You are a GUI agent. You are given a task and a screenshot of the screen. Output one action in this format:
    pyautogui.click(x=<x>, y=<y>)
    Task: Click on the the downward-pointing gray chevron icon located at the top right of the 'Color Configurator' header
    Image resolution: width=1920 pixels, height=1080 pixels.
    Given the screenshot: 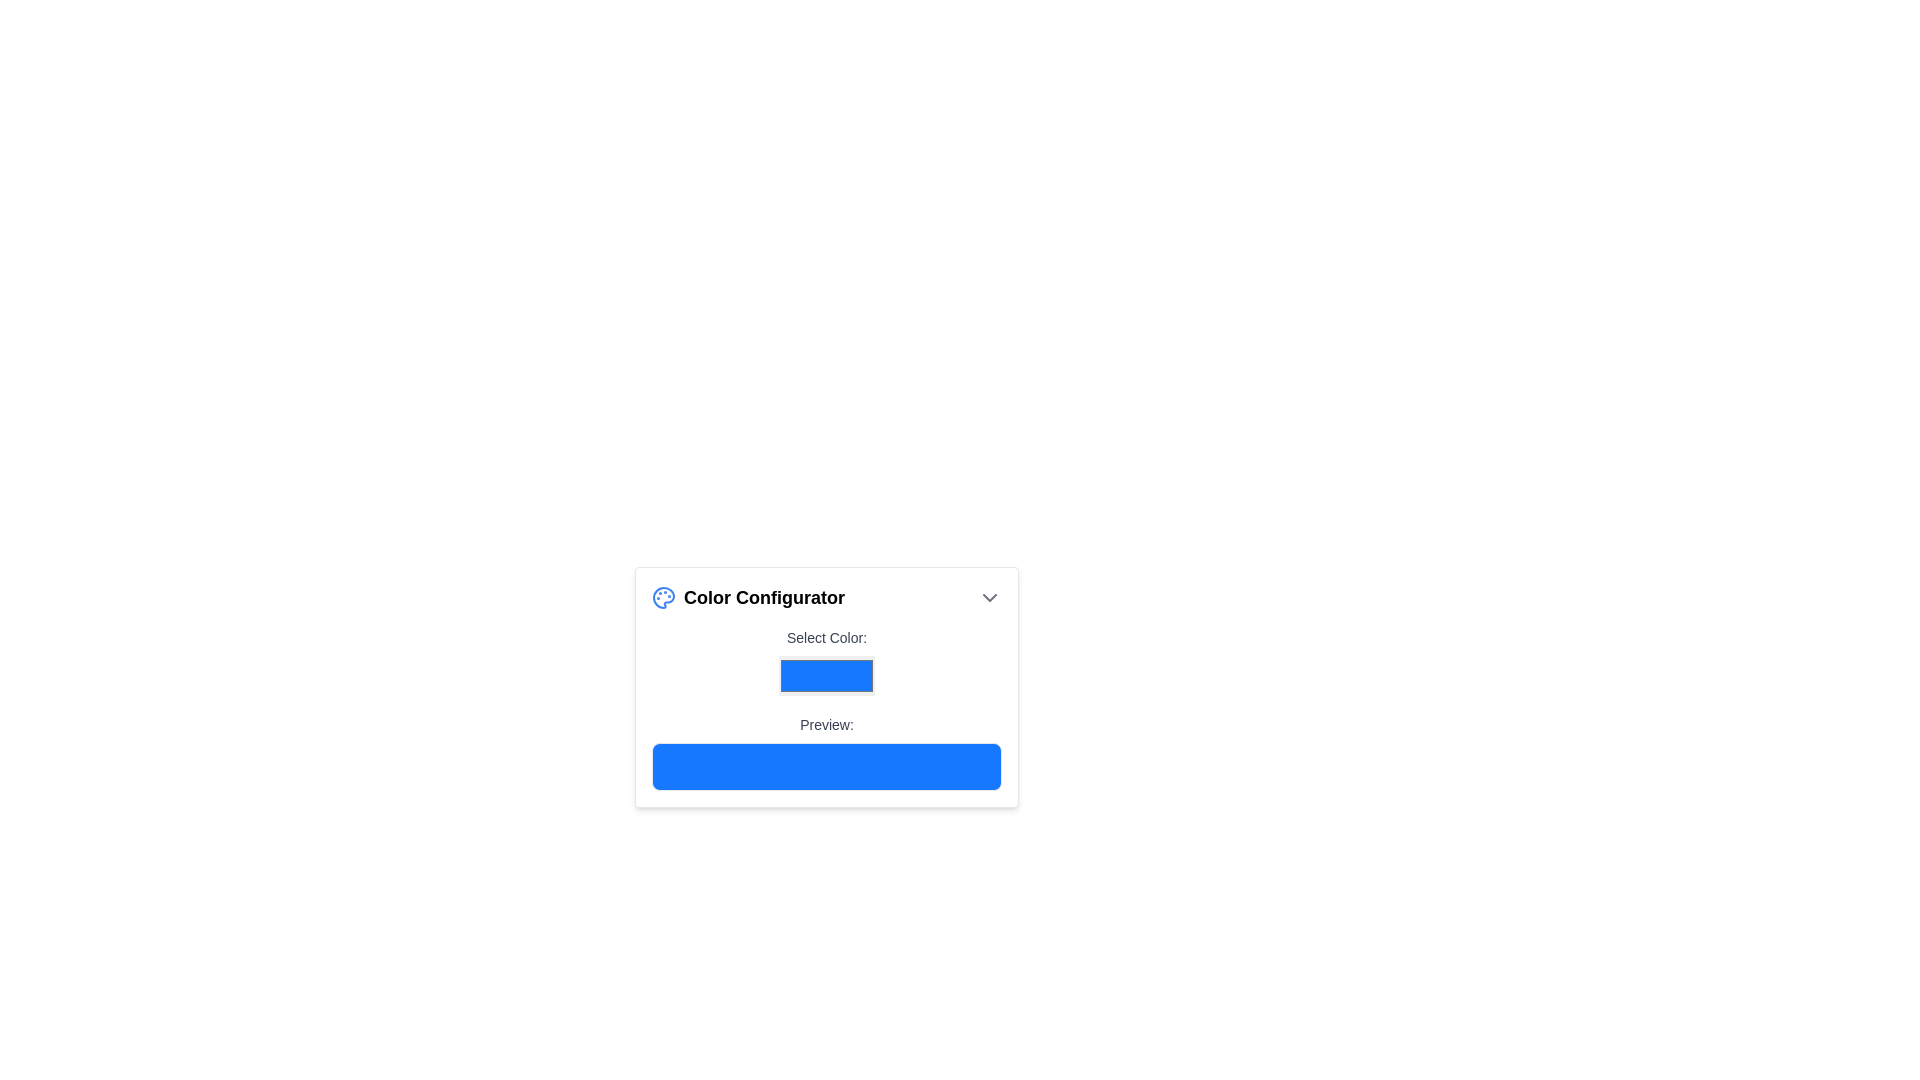 What is the action you would take?
    pyautogui.click(x=989, y=596)
    